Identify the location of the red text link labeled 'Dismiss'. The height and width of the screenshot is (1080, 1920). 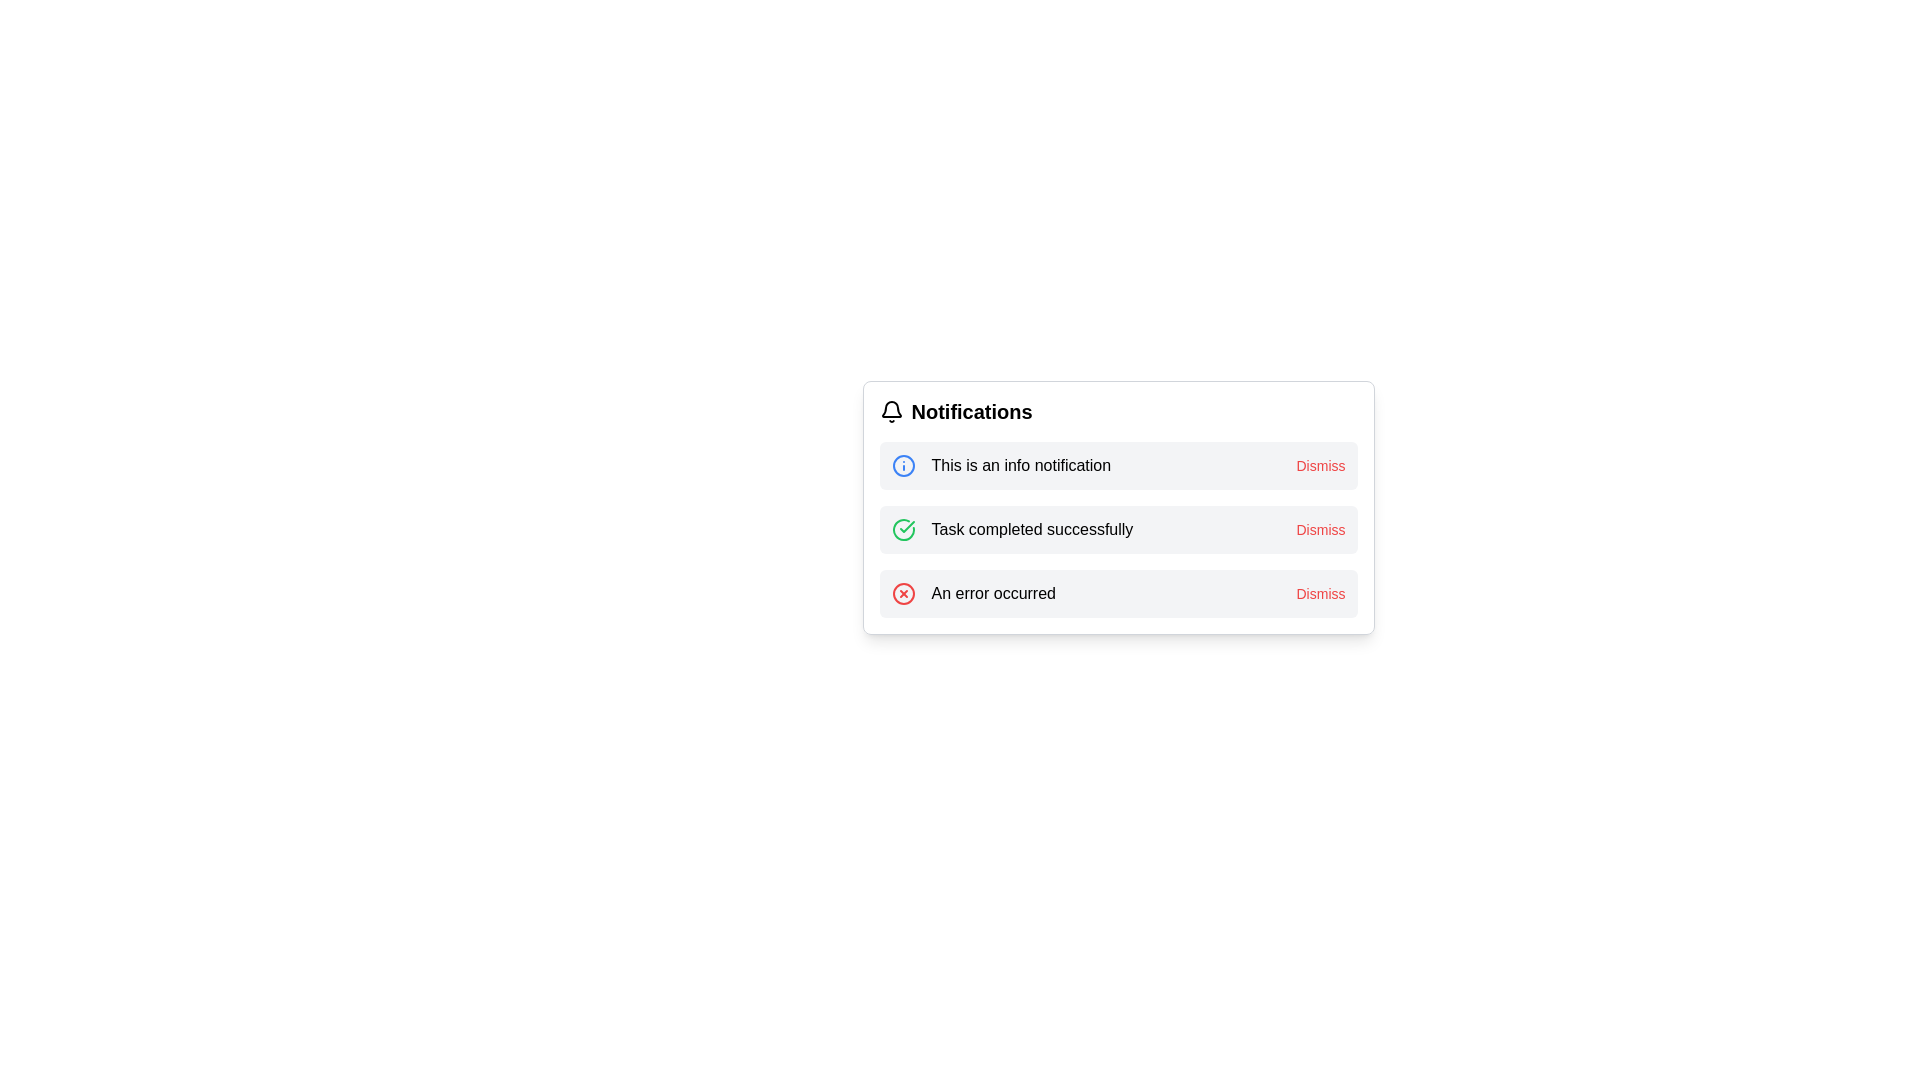
(1320, 528).